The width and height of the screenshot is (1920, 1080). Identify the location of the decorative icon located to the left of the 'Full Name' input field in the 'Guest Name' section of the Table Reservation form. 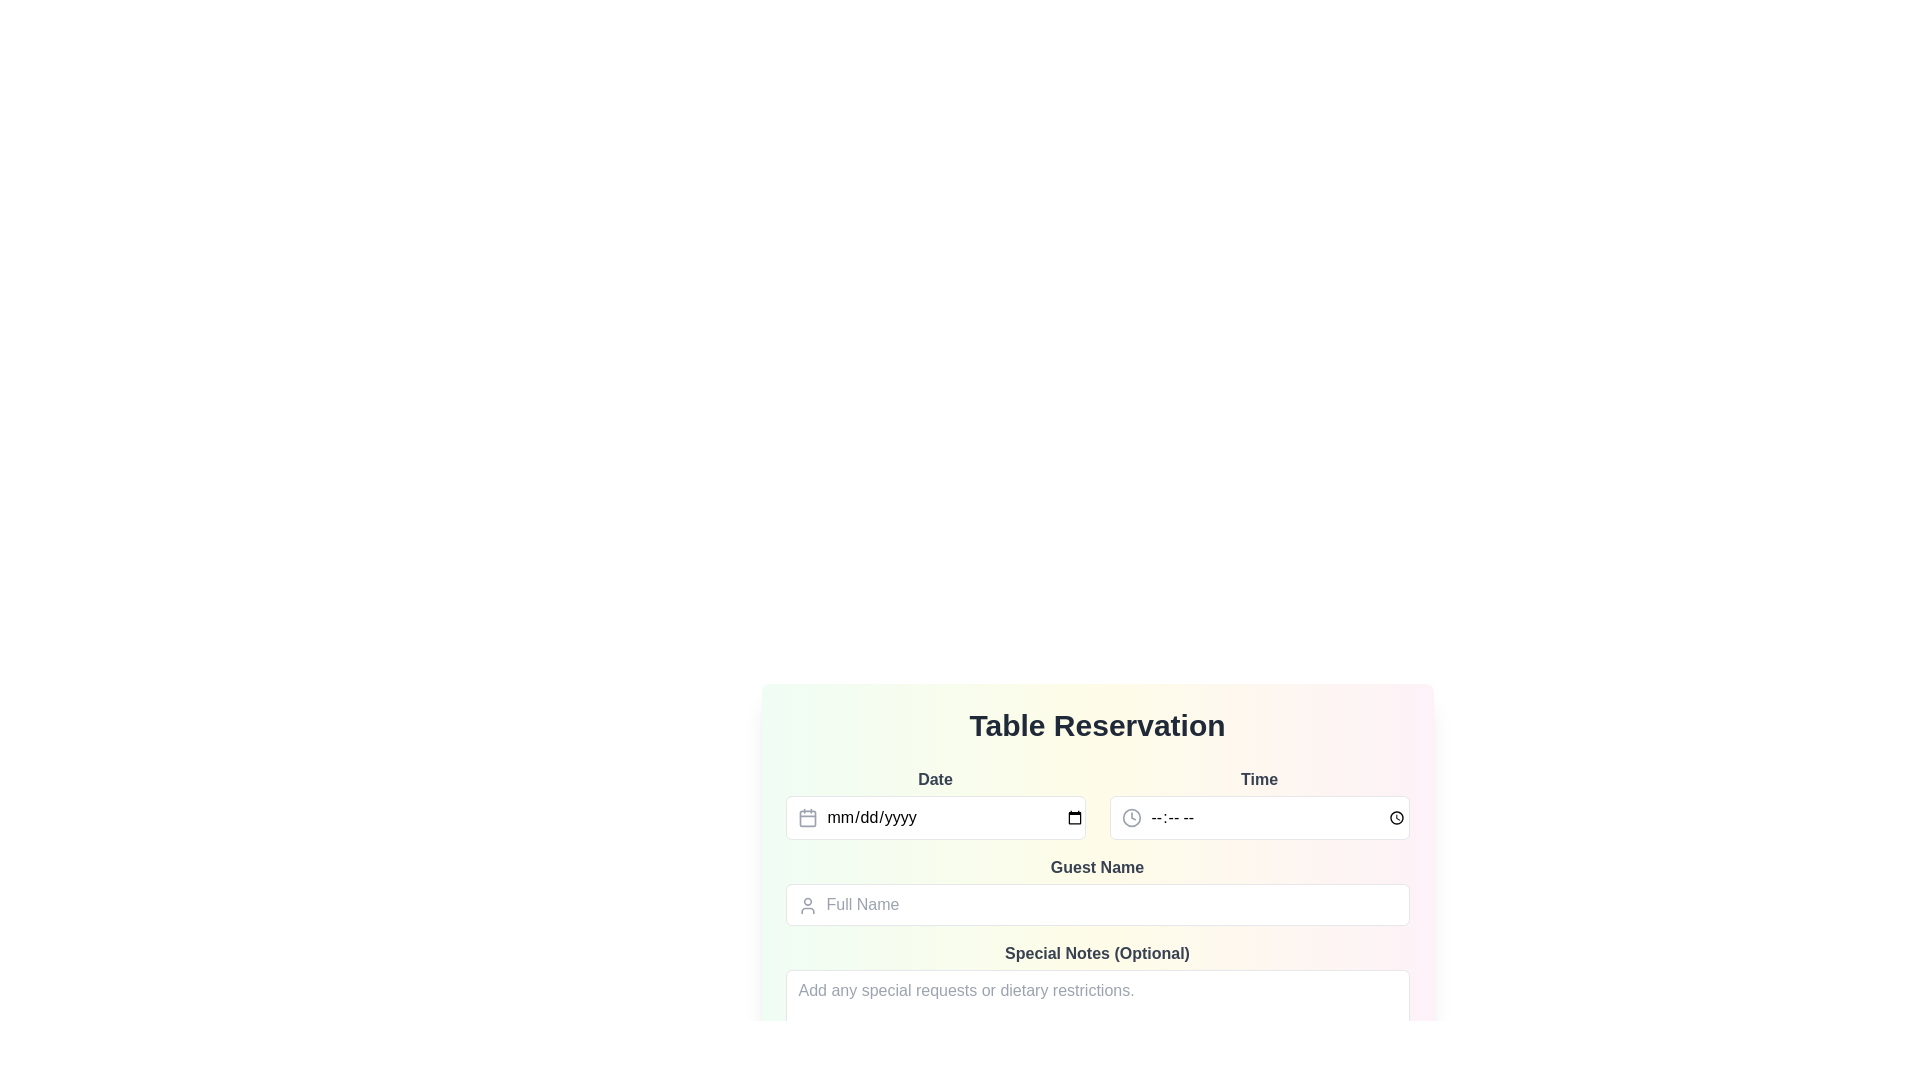
(807, 906).